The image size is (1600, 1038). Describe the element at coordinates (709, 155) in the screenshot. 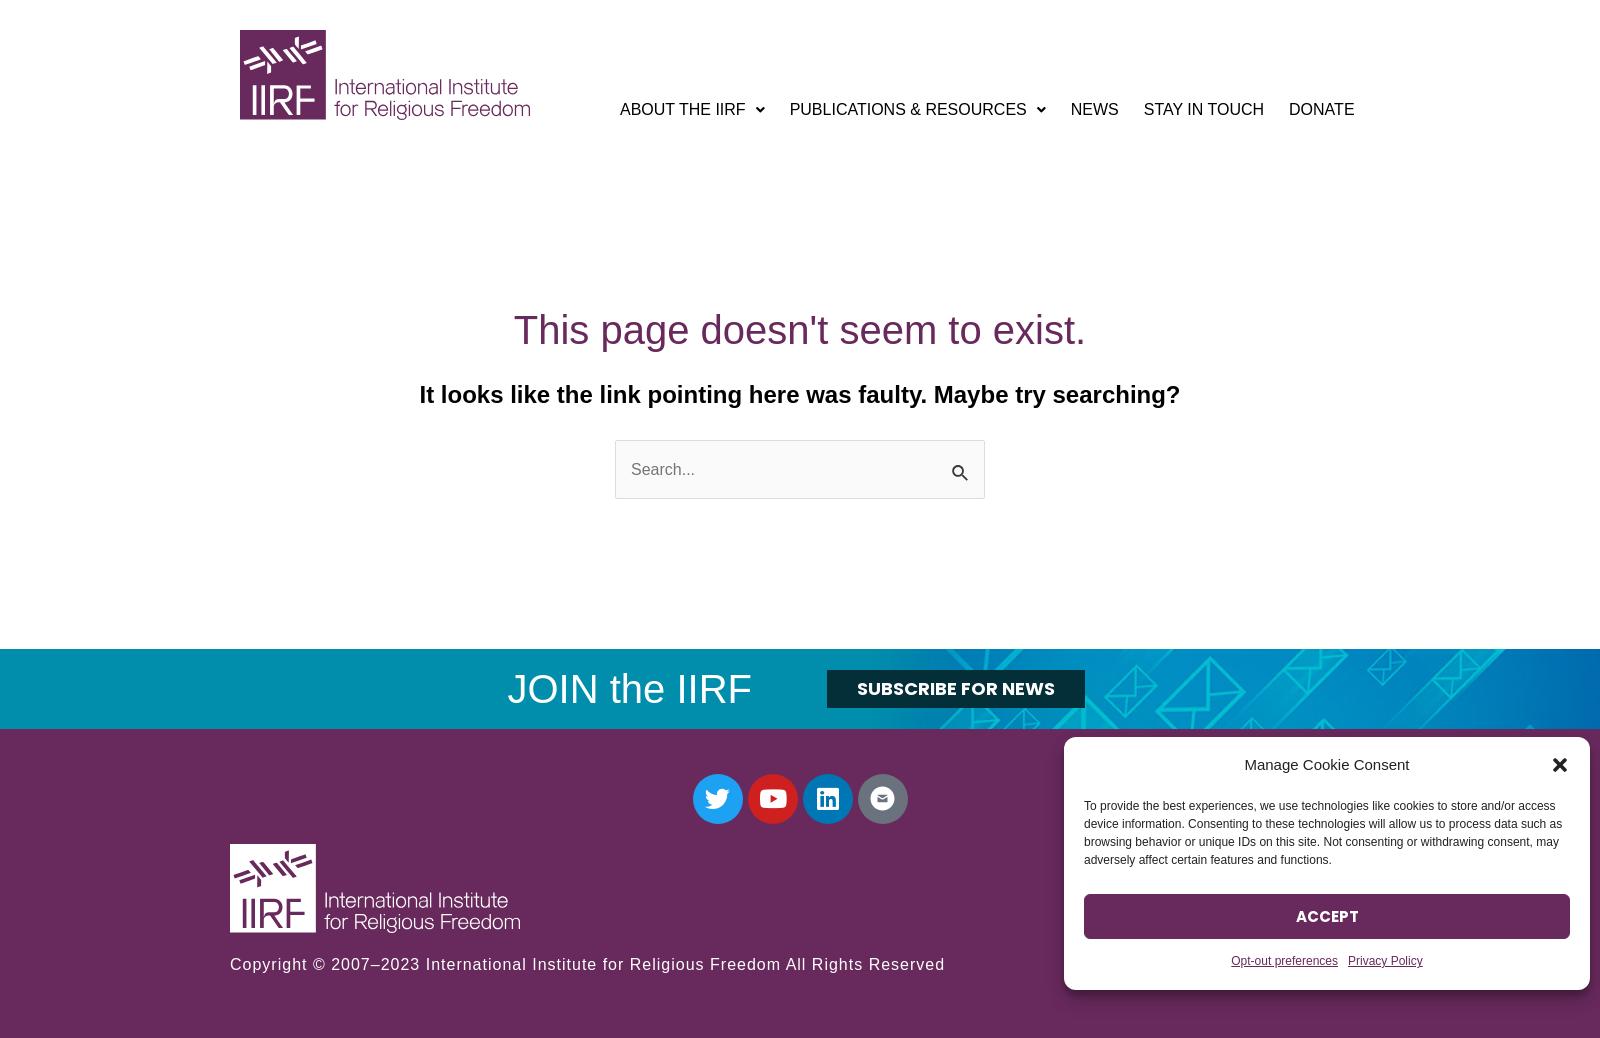

I see `'Vision & Mission'` at that location.